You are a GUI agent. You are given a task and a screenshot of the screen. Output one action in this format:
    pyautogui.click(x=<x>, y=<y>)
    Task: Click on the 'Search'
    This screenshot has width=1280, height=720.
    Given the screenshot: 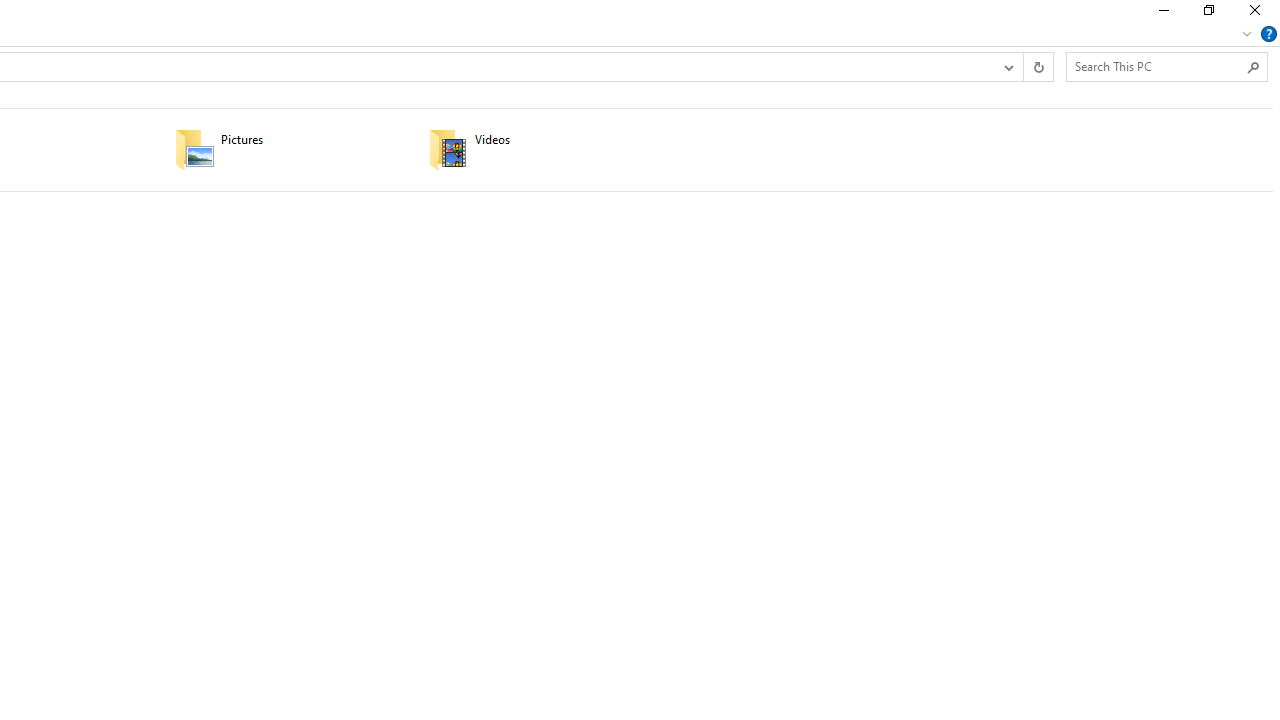 What is the action you would take?
    pyautogui.click(x=1252, y=65)
    